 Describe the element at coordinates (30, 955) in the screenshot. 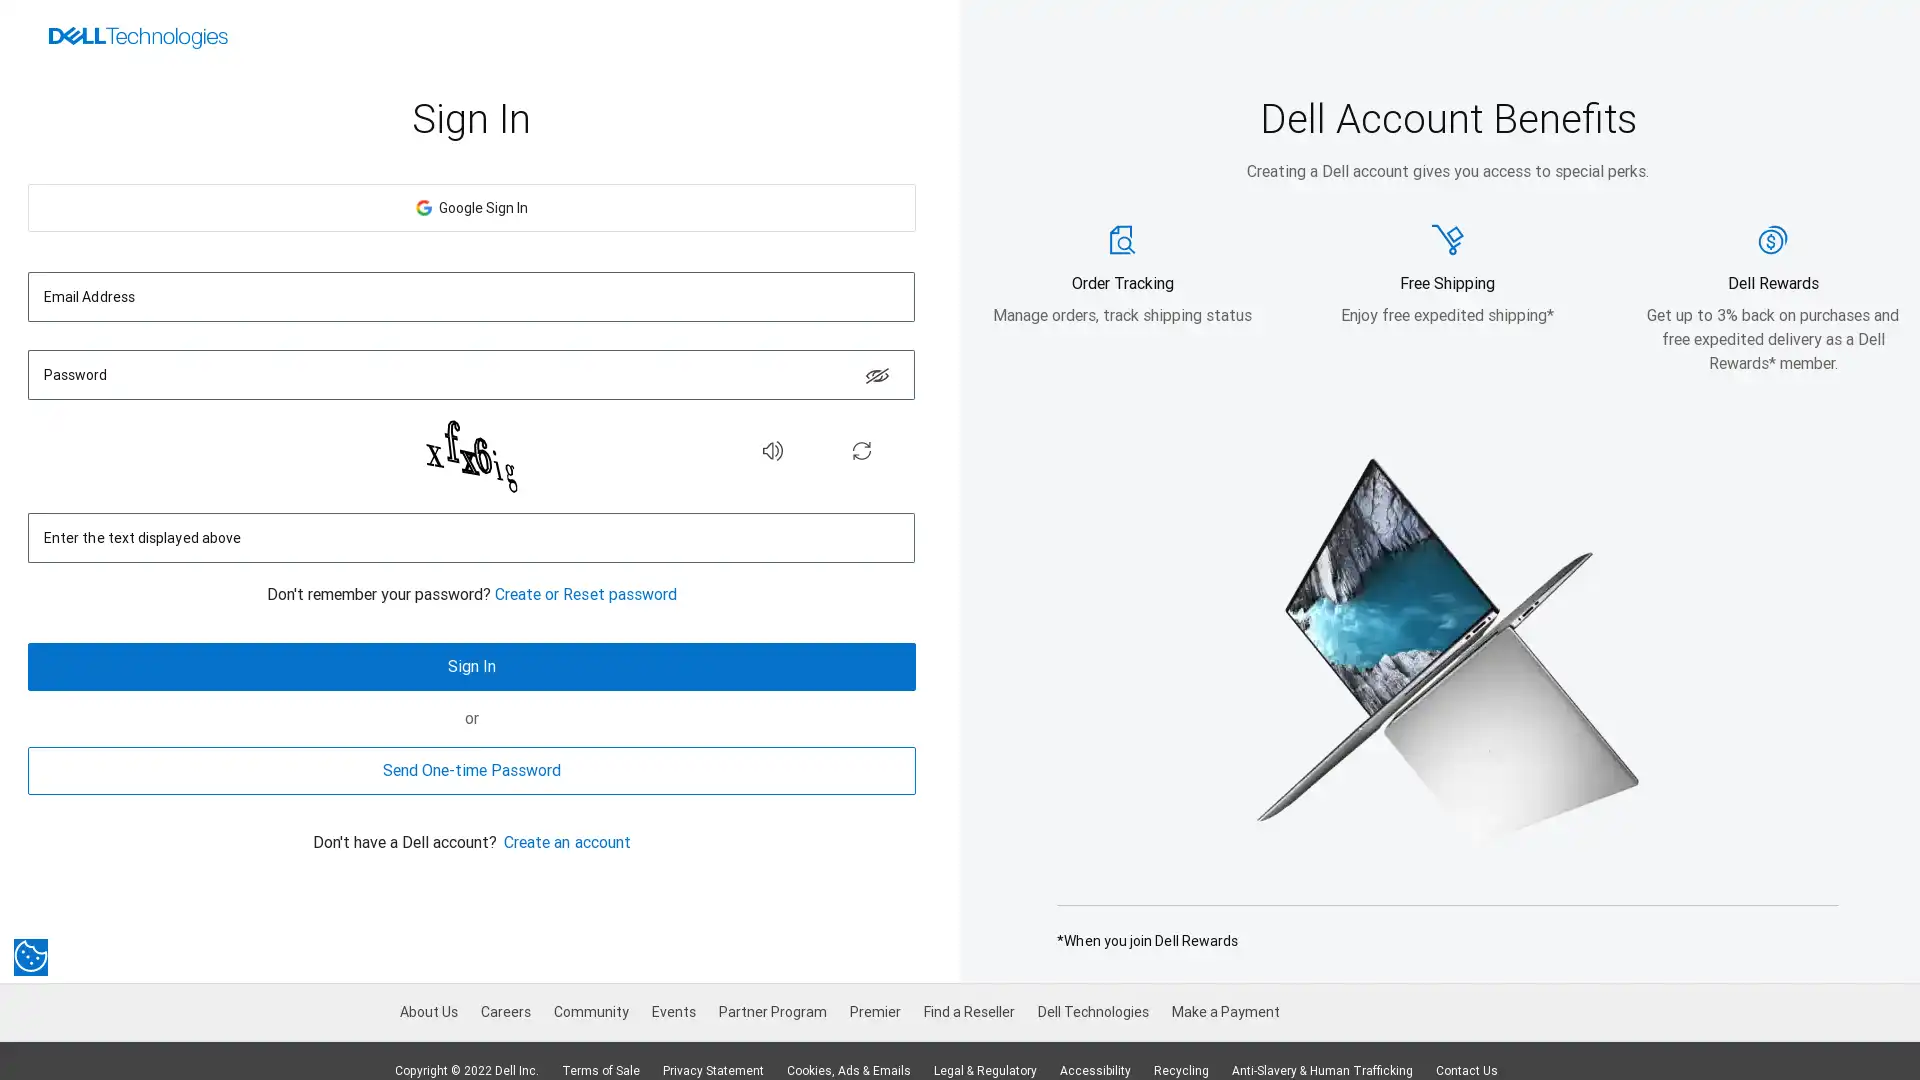

I see `manage your cookies` at that location.